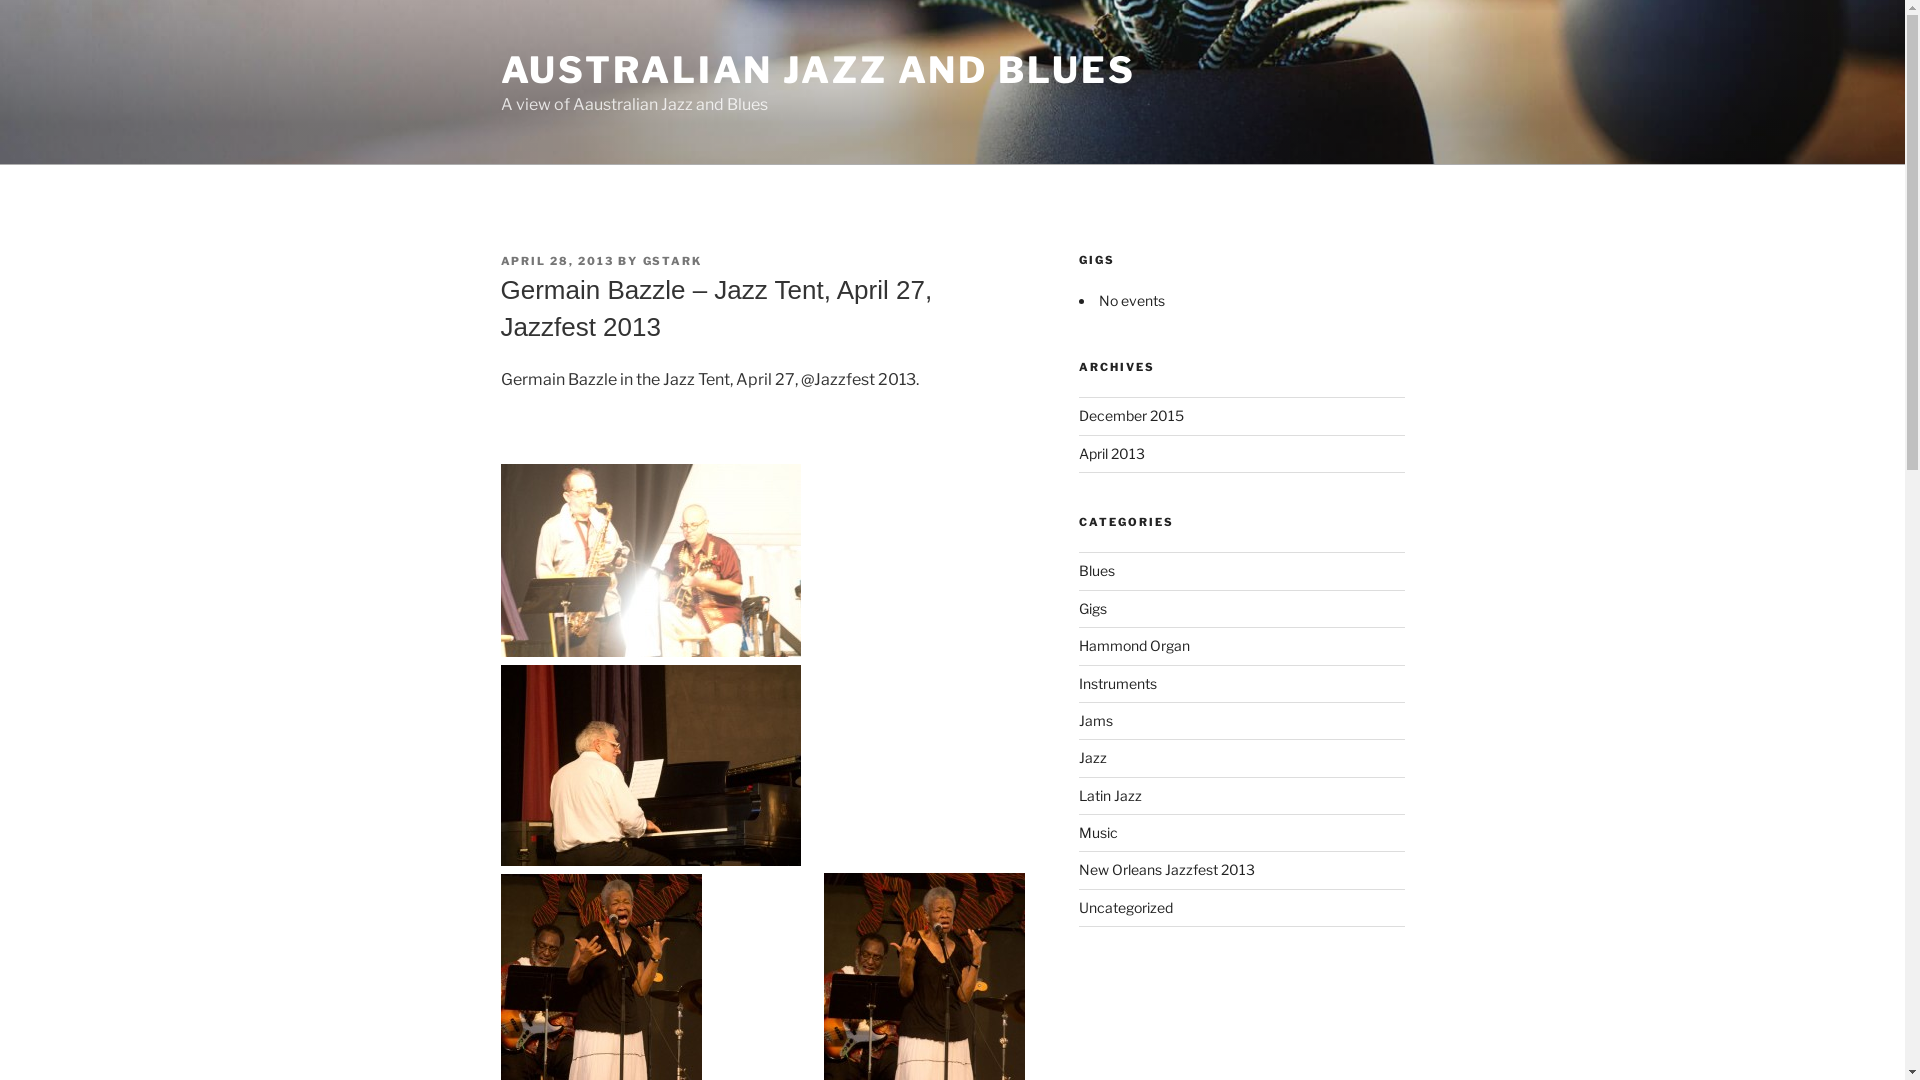  Describe the element at coordinates (1166, 868) in the screenshot. I see `'New Orleans Jazzfest 2013'` at that location.